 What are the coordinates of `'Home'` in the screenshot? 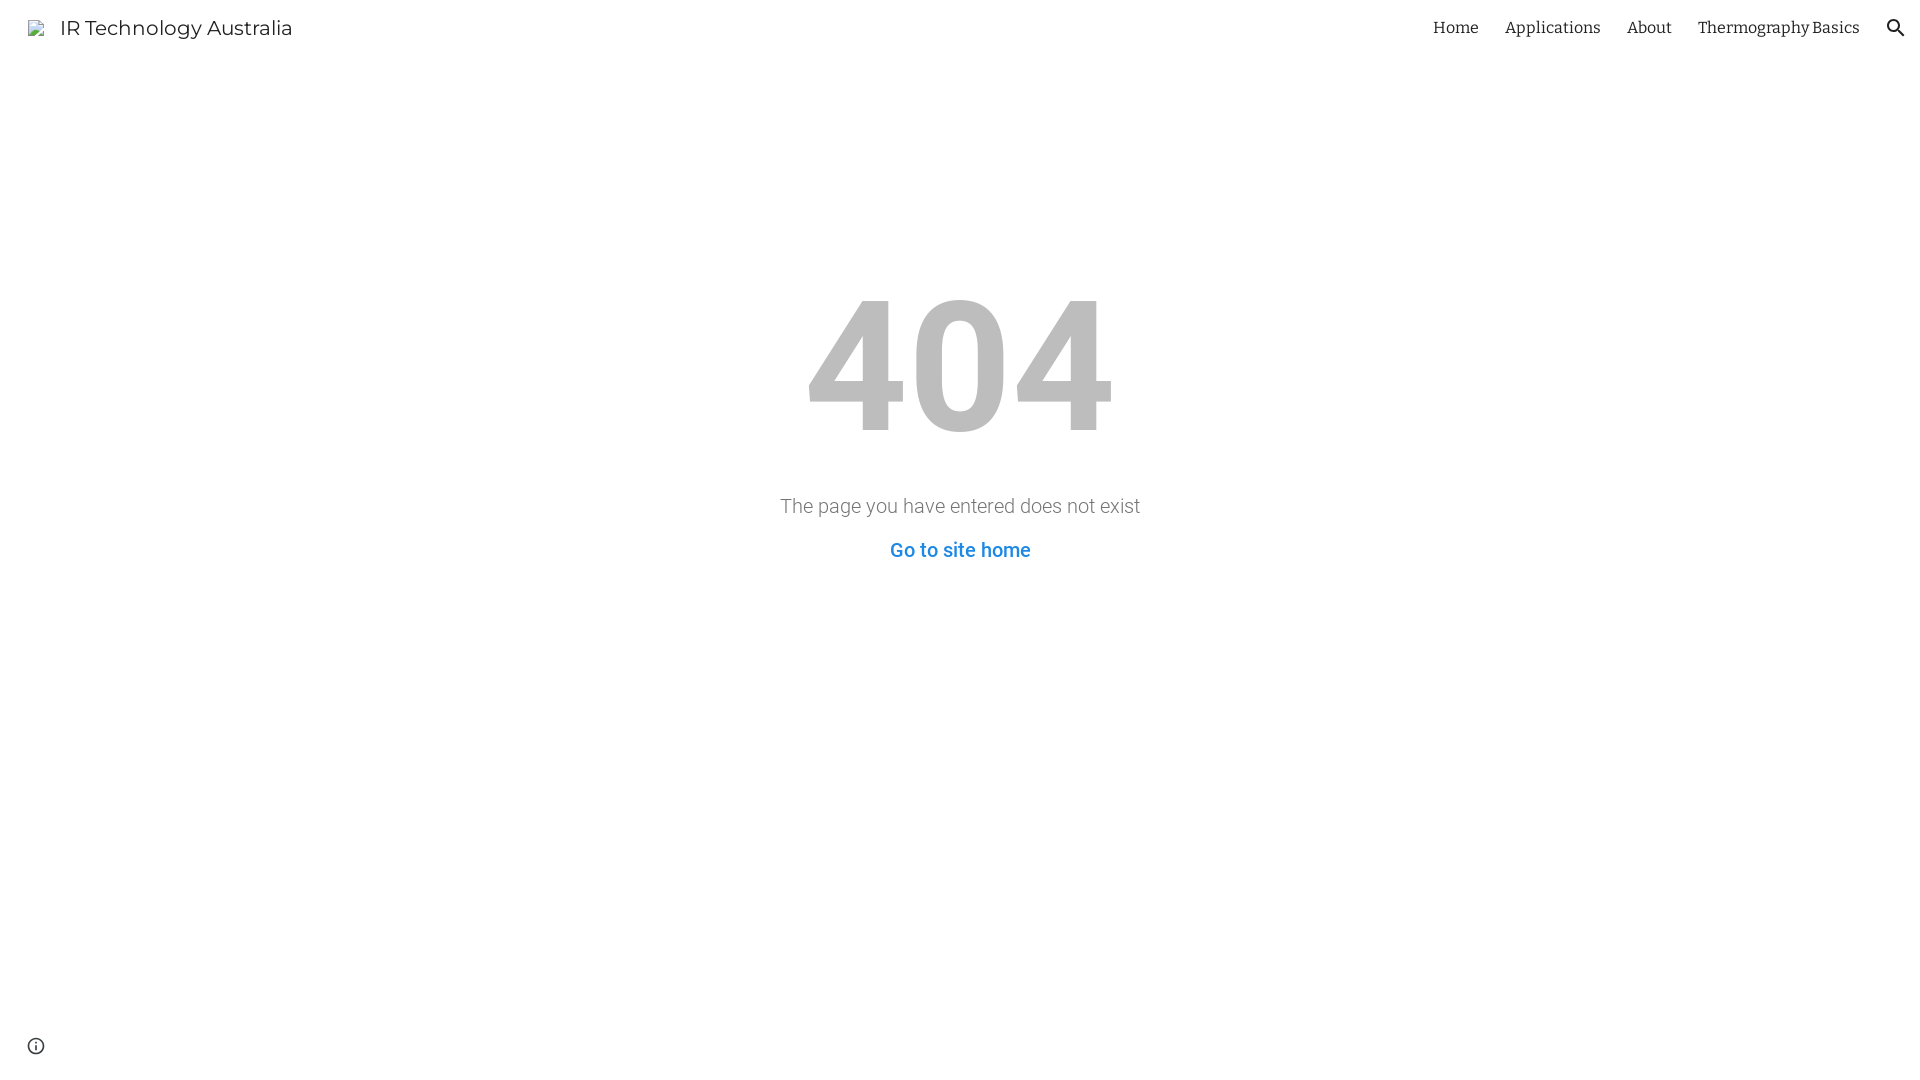 It's located at (1432, 27).